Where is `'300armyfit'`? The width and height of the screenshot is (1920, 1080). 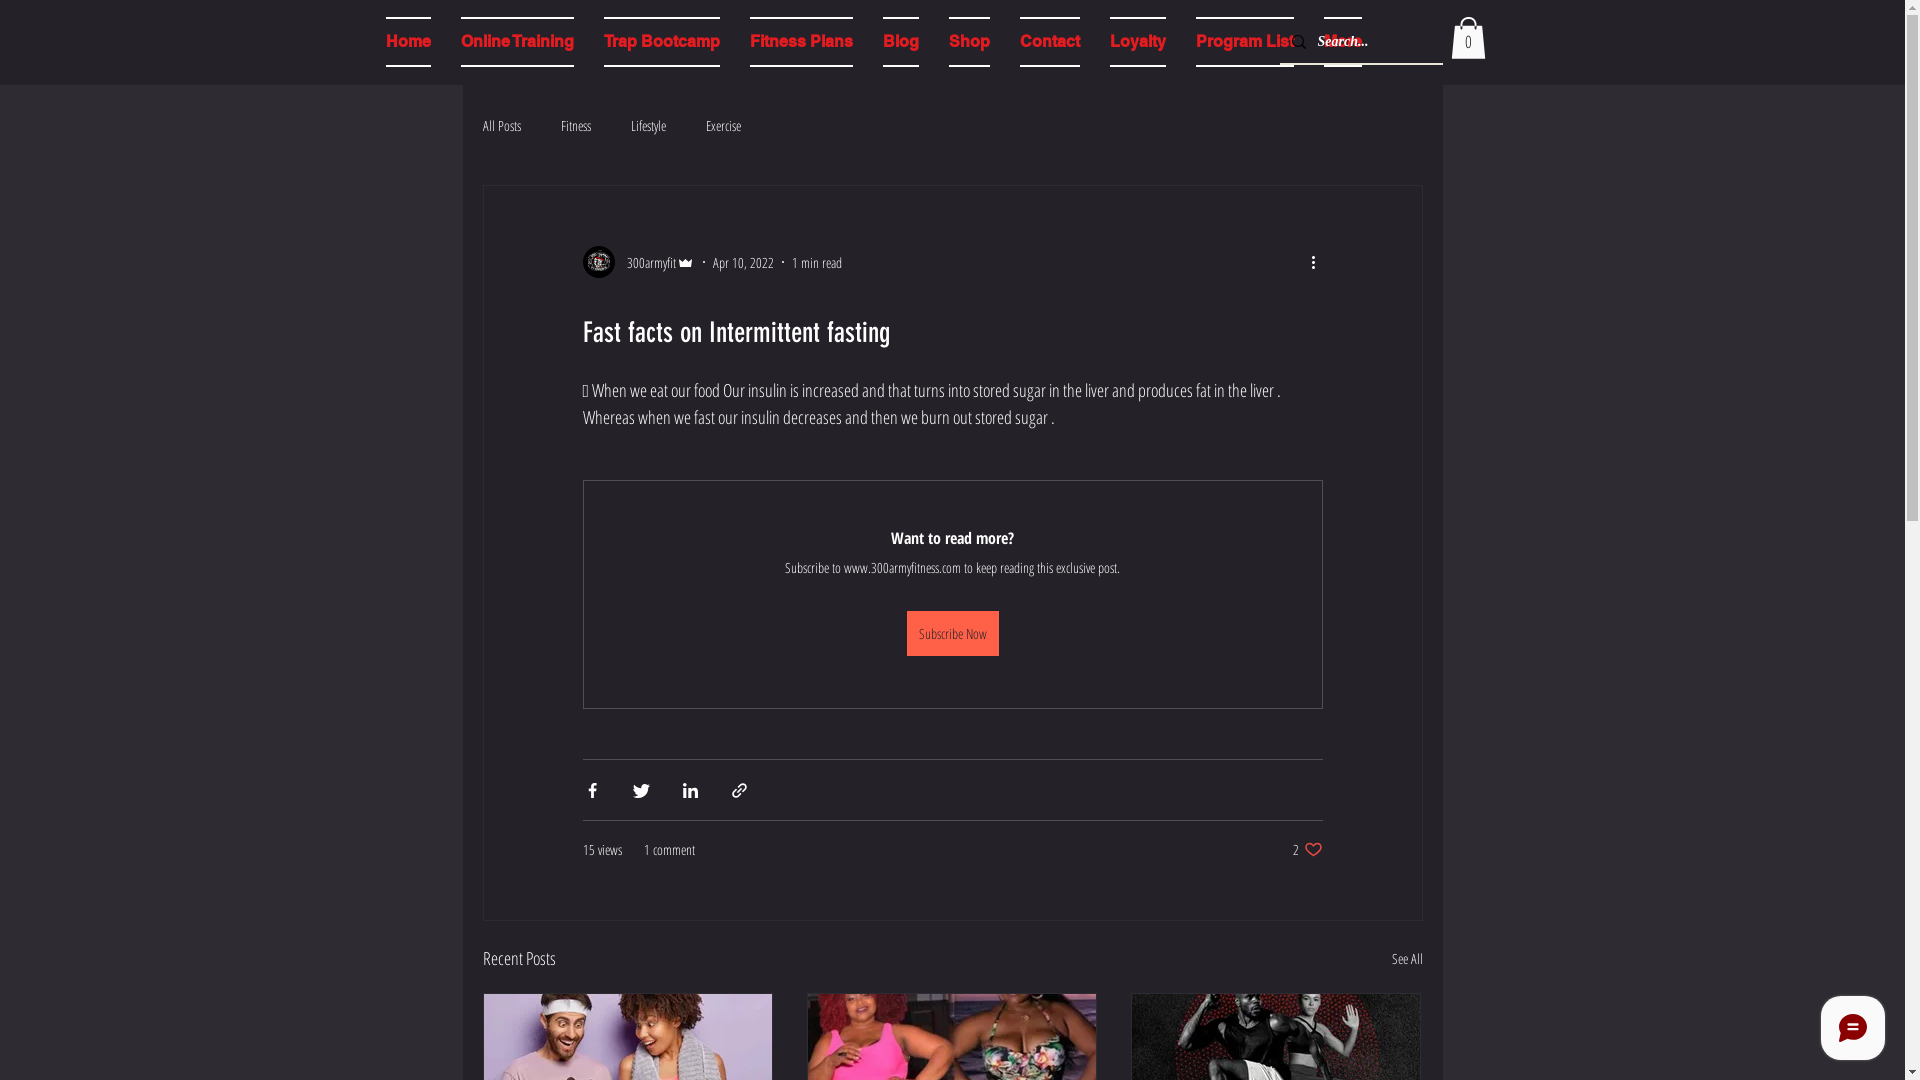
'300armyfit' is located at coordinates (637, 261).